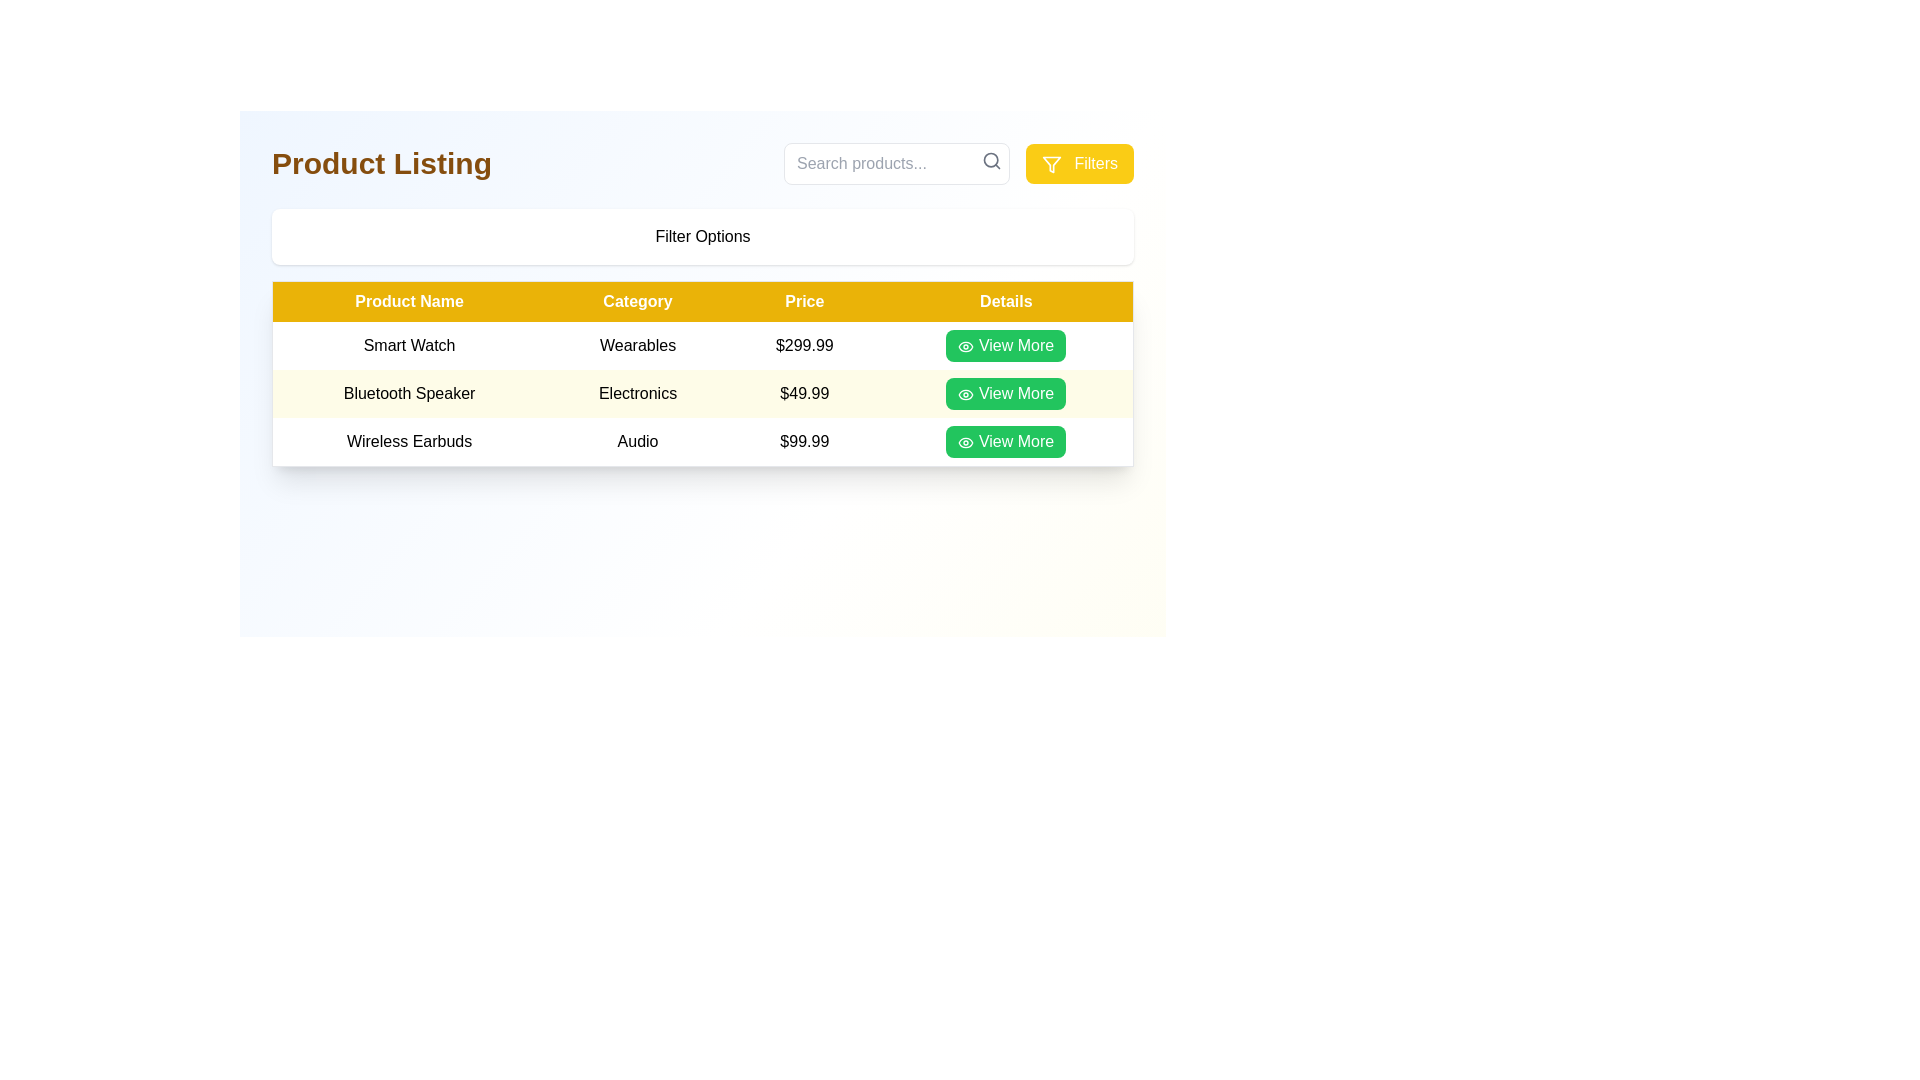 Image resolution: width=1920 pixels, height=1080 pixels. What do you see at coordinates (1006, 393) in the screenshot?
I see `the 'View More' button, which has a green background and white bold text, located in the third column of the second row under the 'Details' header for the 'Bluetooth Speaker' product` at bounding box center [1006, 393].